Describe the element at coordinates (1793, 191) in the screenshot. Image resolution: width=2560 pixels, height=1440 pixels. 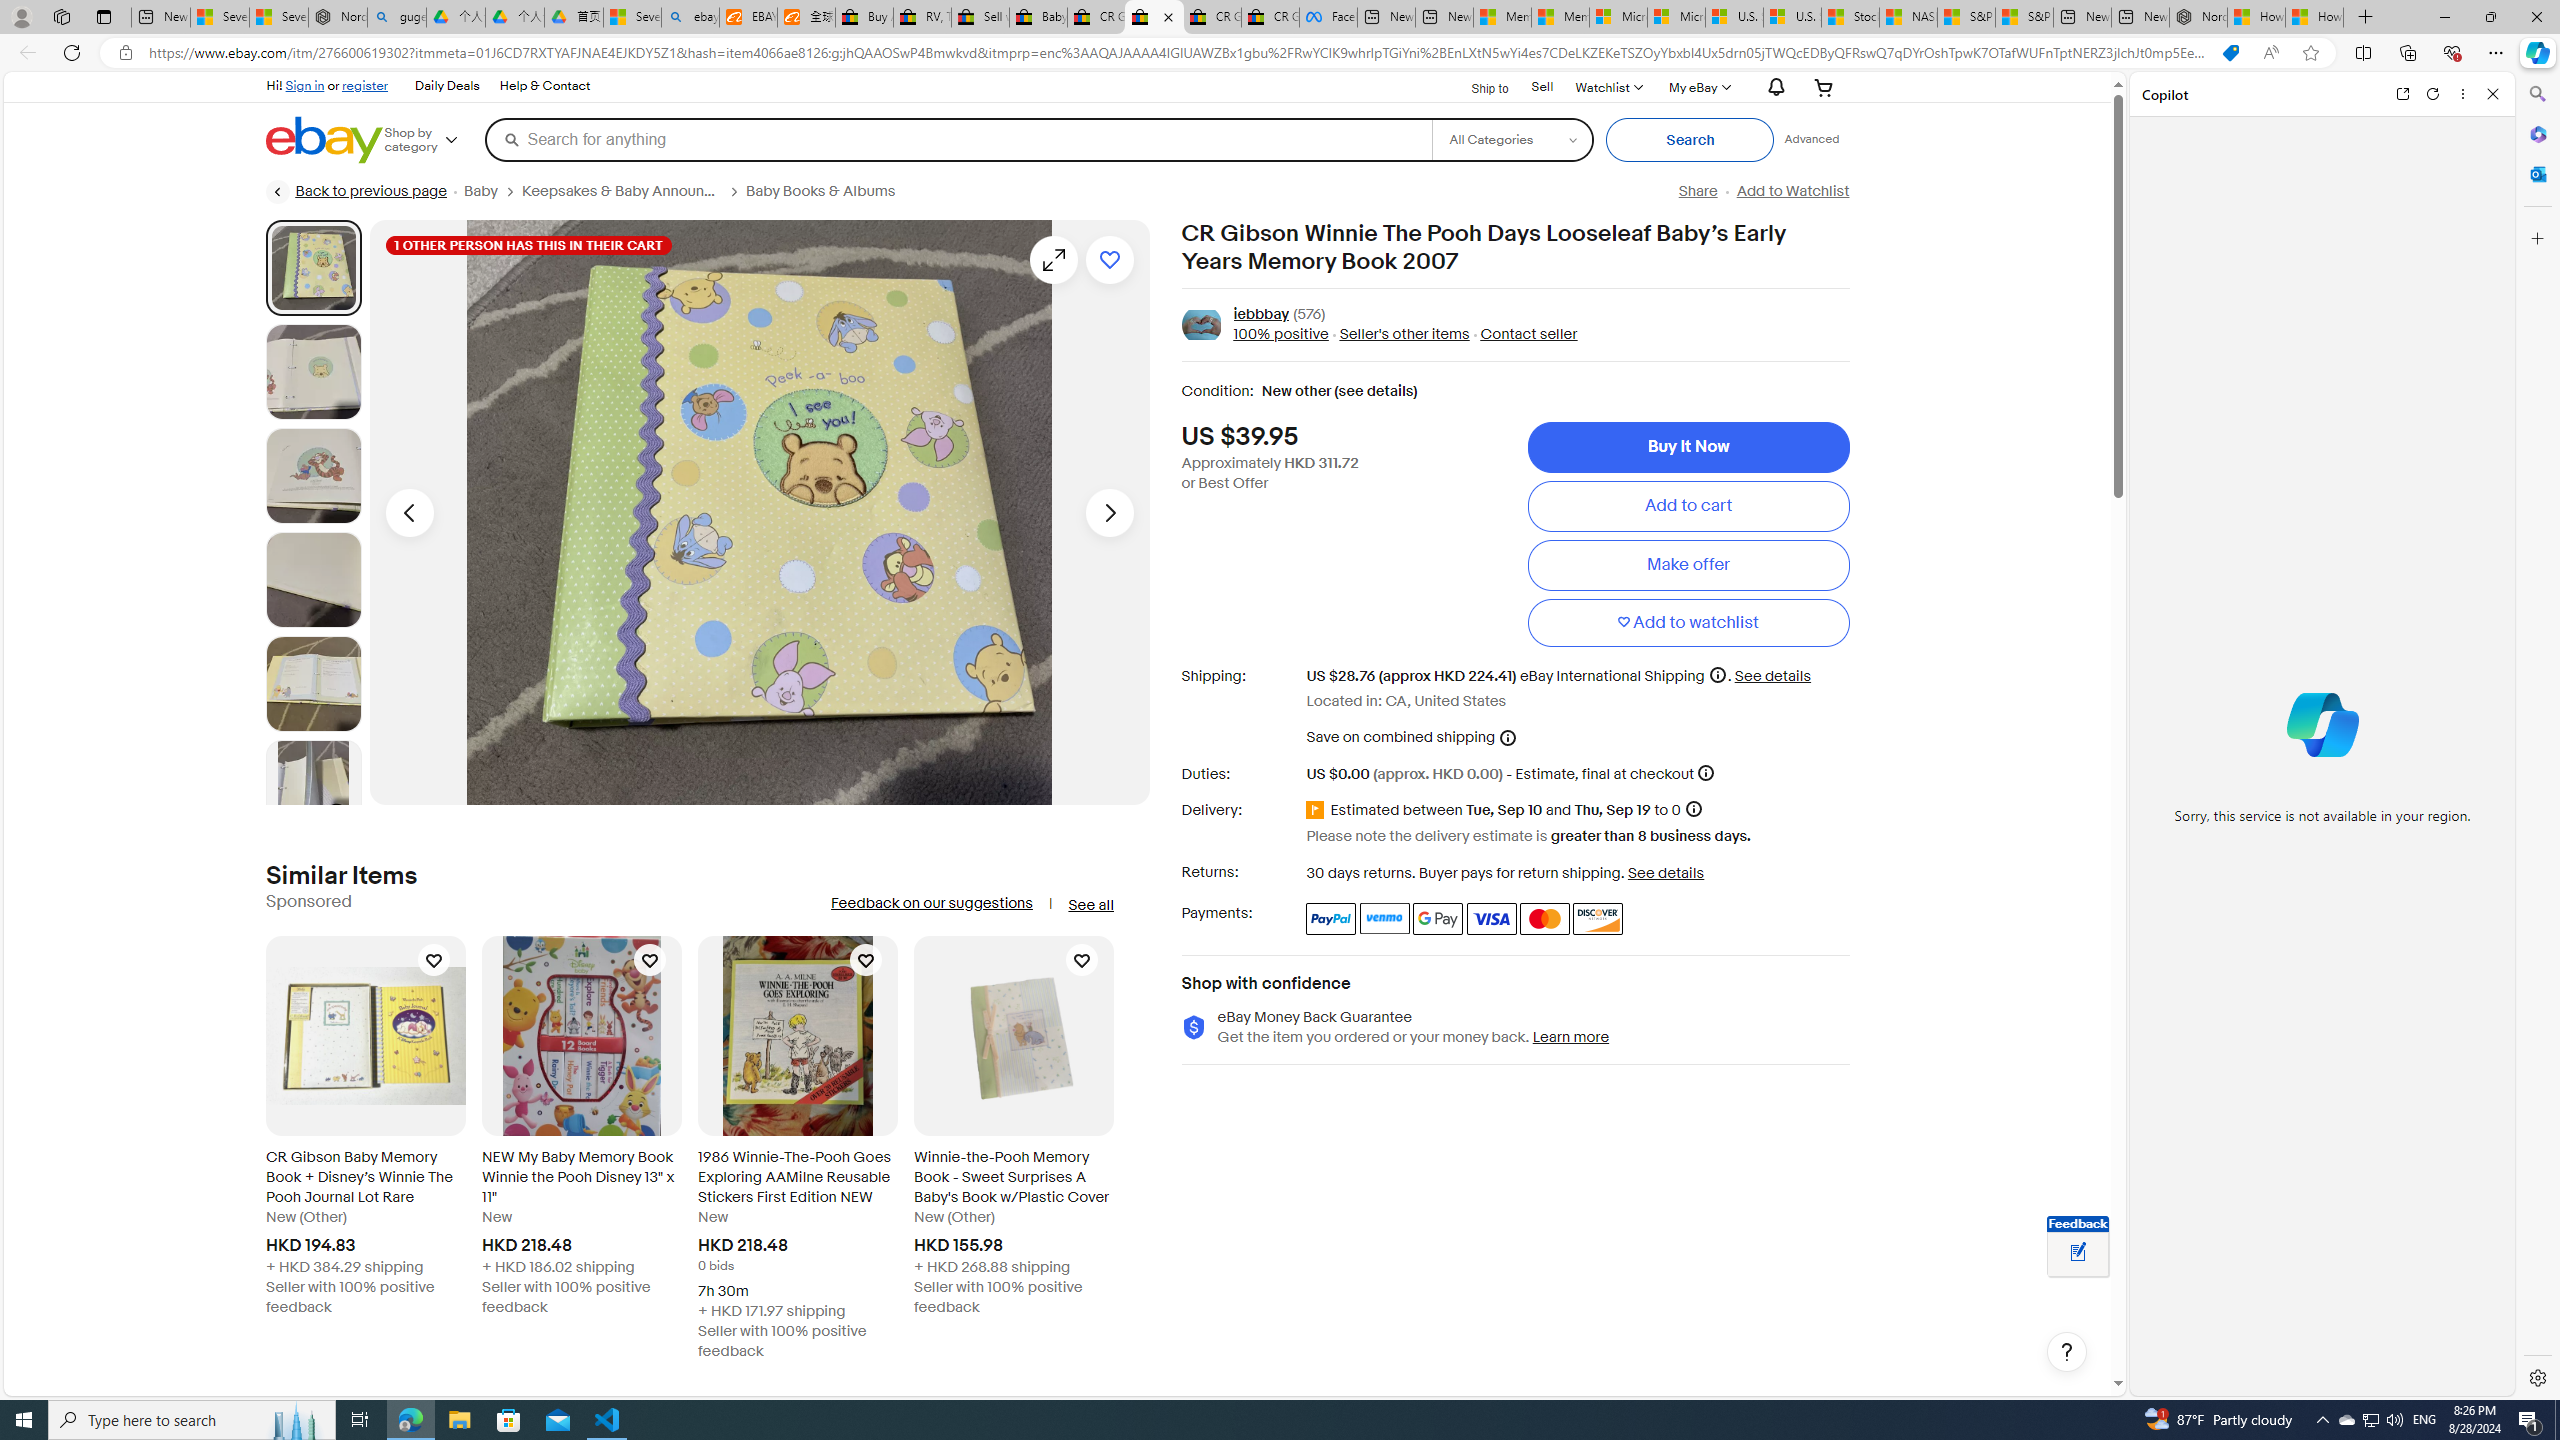
I see `'Add to Watchlist'` at that location.